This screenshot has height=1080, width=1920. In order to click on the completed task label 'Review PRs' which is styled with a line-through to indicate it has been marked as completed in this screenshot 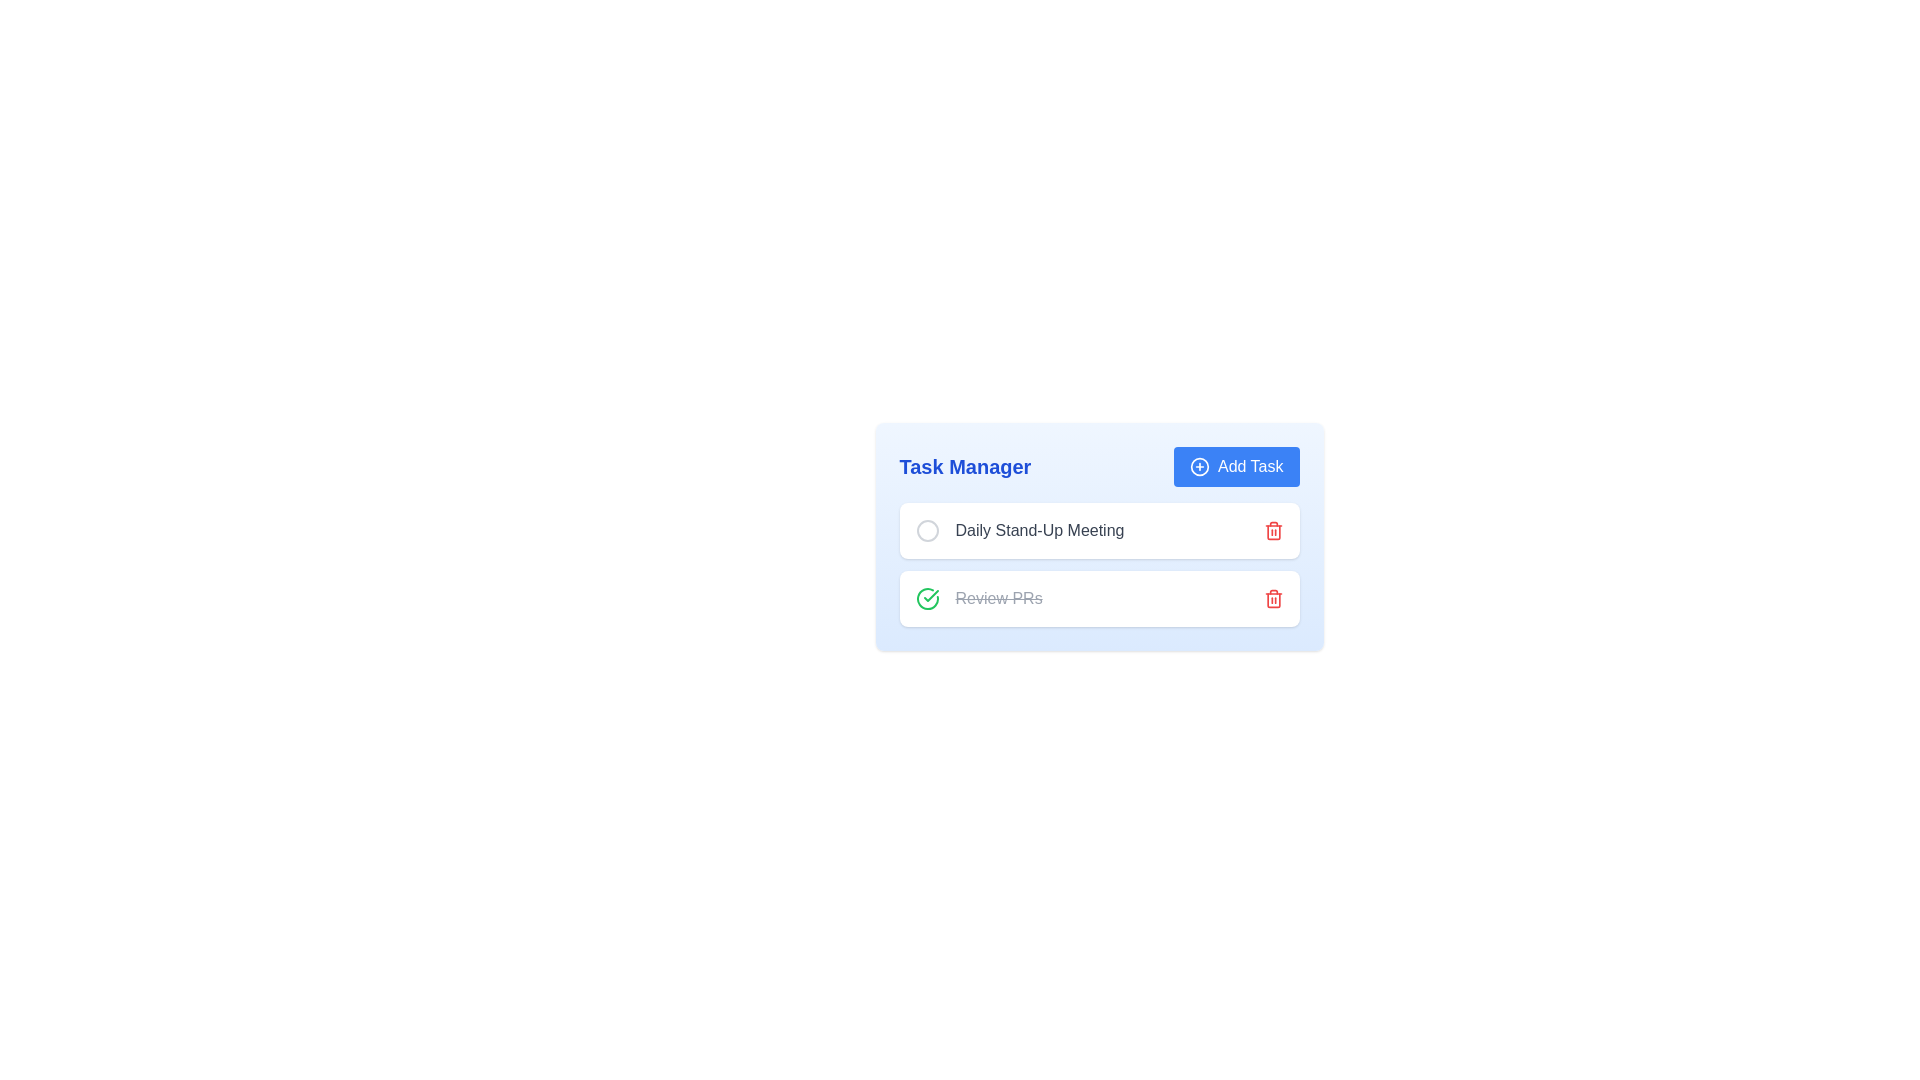, I will do `click(998, 597)`.